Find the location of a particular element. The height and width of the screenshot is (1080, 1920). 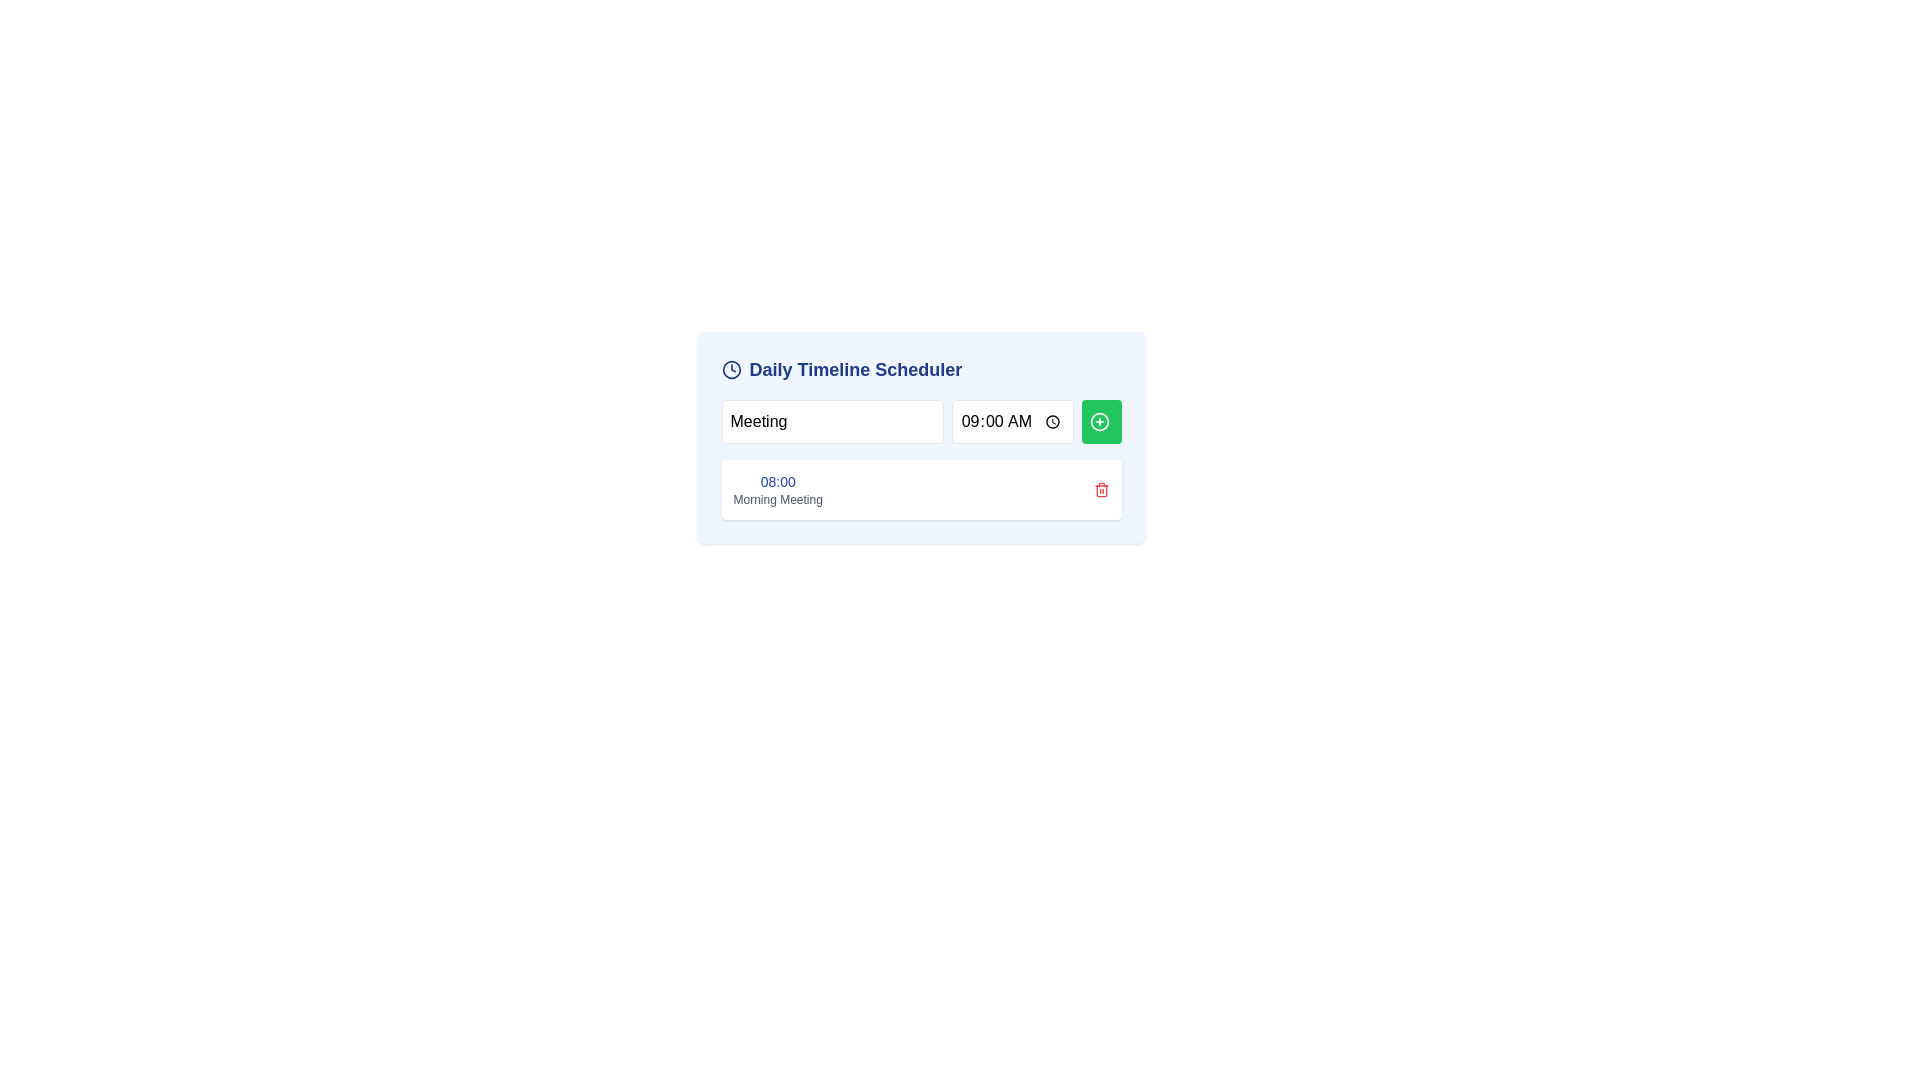

the Textual information display showing '08:00' and 'Morning Meeting', which is styled in a bold blue font and smaller gray font respectively, located within a white card in the schedule panel is located at coordinates (777, 489).